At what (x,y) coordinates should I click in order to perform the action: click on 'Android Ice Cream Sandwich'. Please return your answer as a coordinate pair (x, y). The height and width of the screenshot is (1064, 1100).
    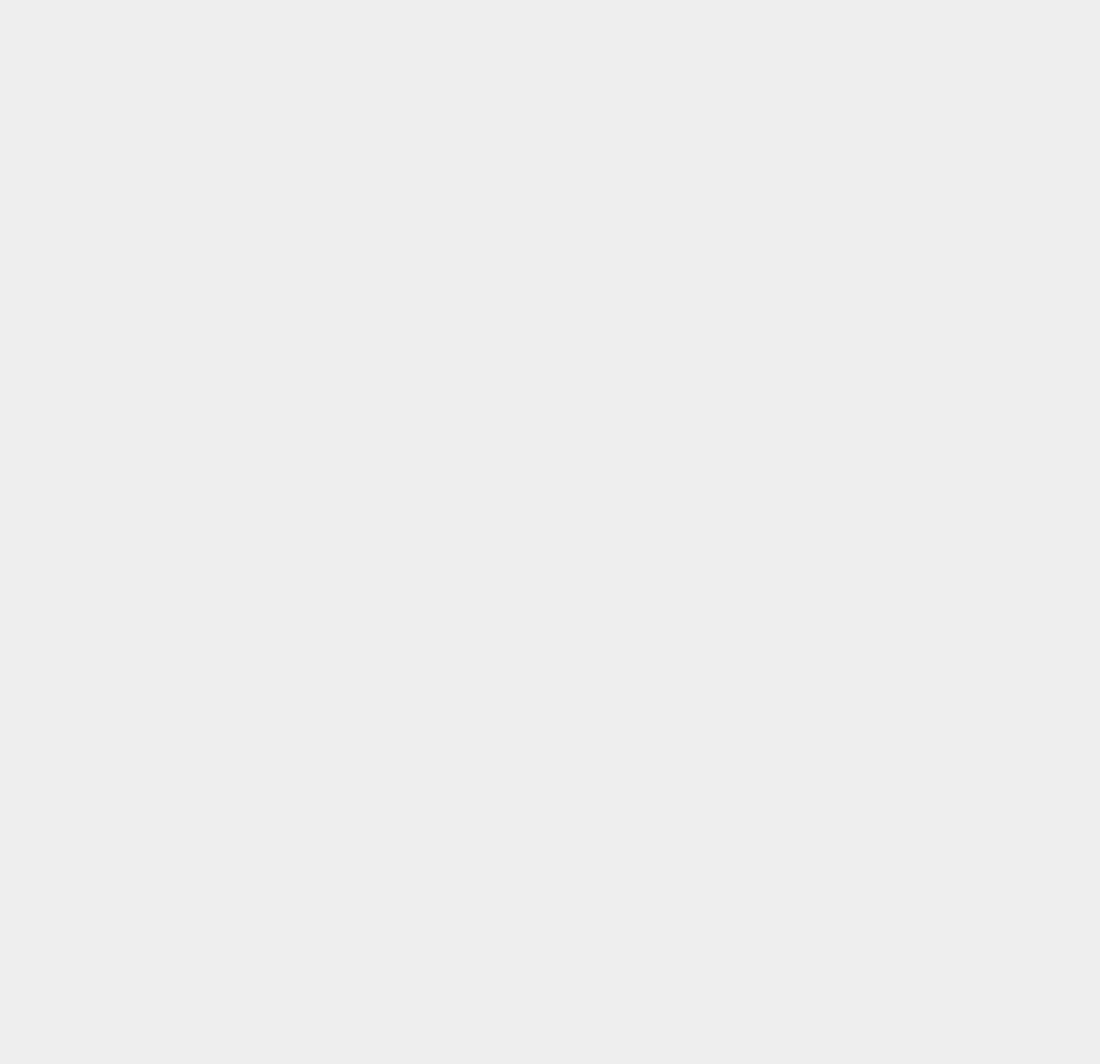
    Looking at the image, I should click on (778, 875).